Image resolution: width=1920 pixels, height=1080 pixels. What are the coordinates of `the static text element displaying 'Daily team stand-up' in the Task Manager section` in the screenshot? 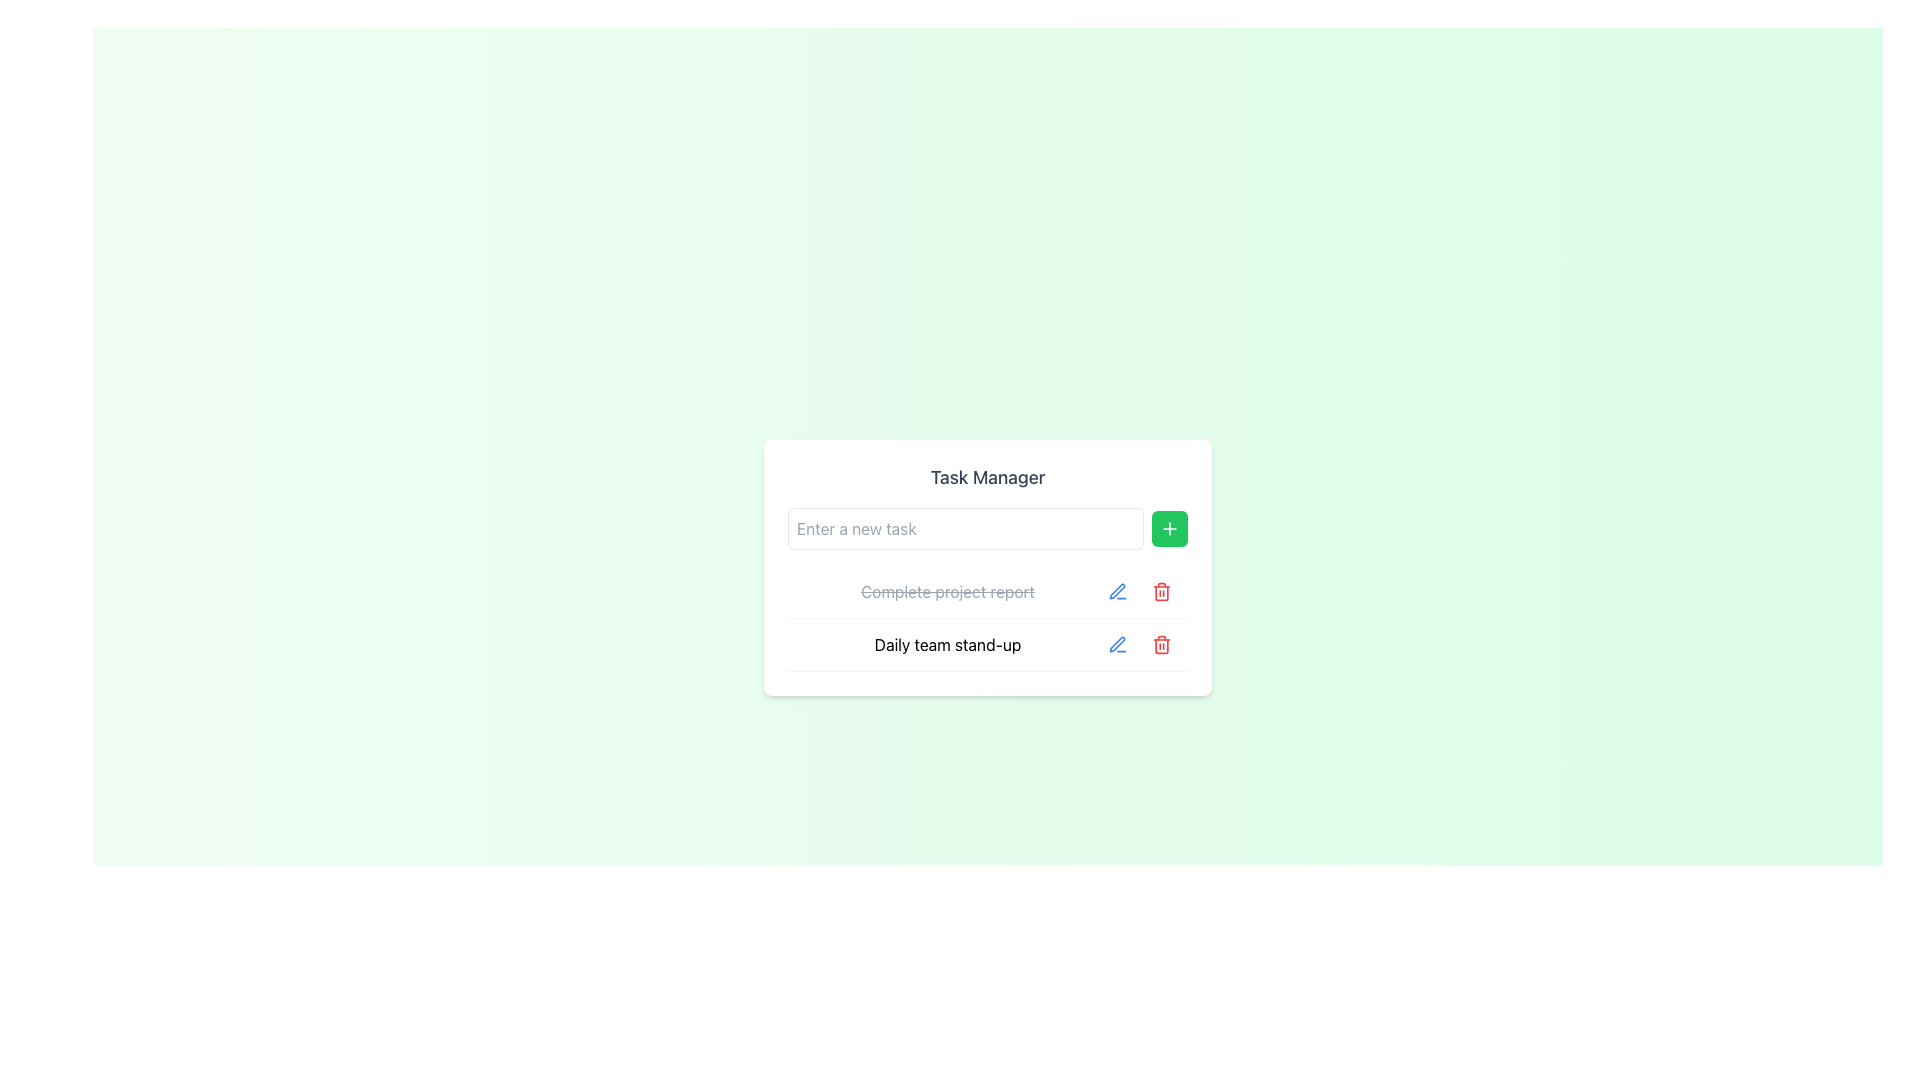 It's located at (947, 644).